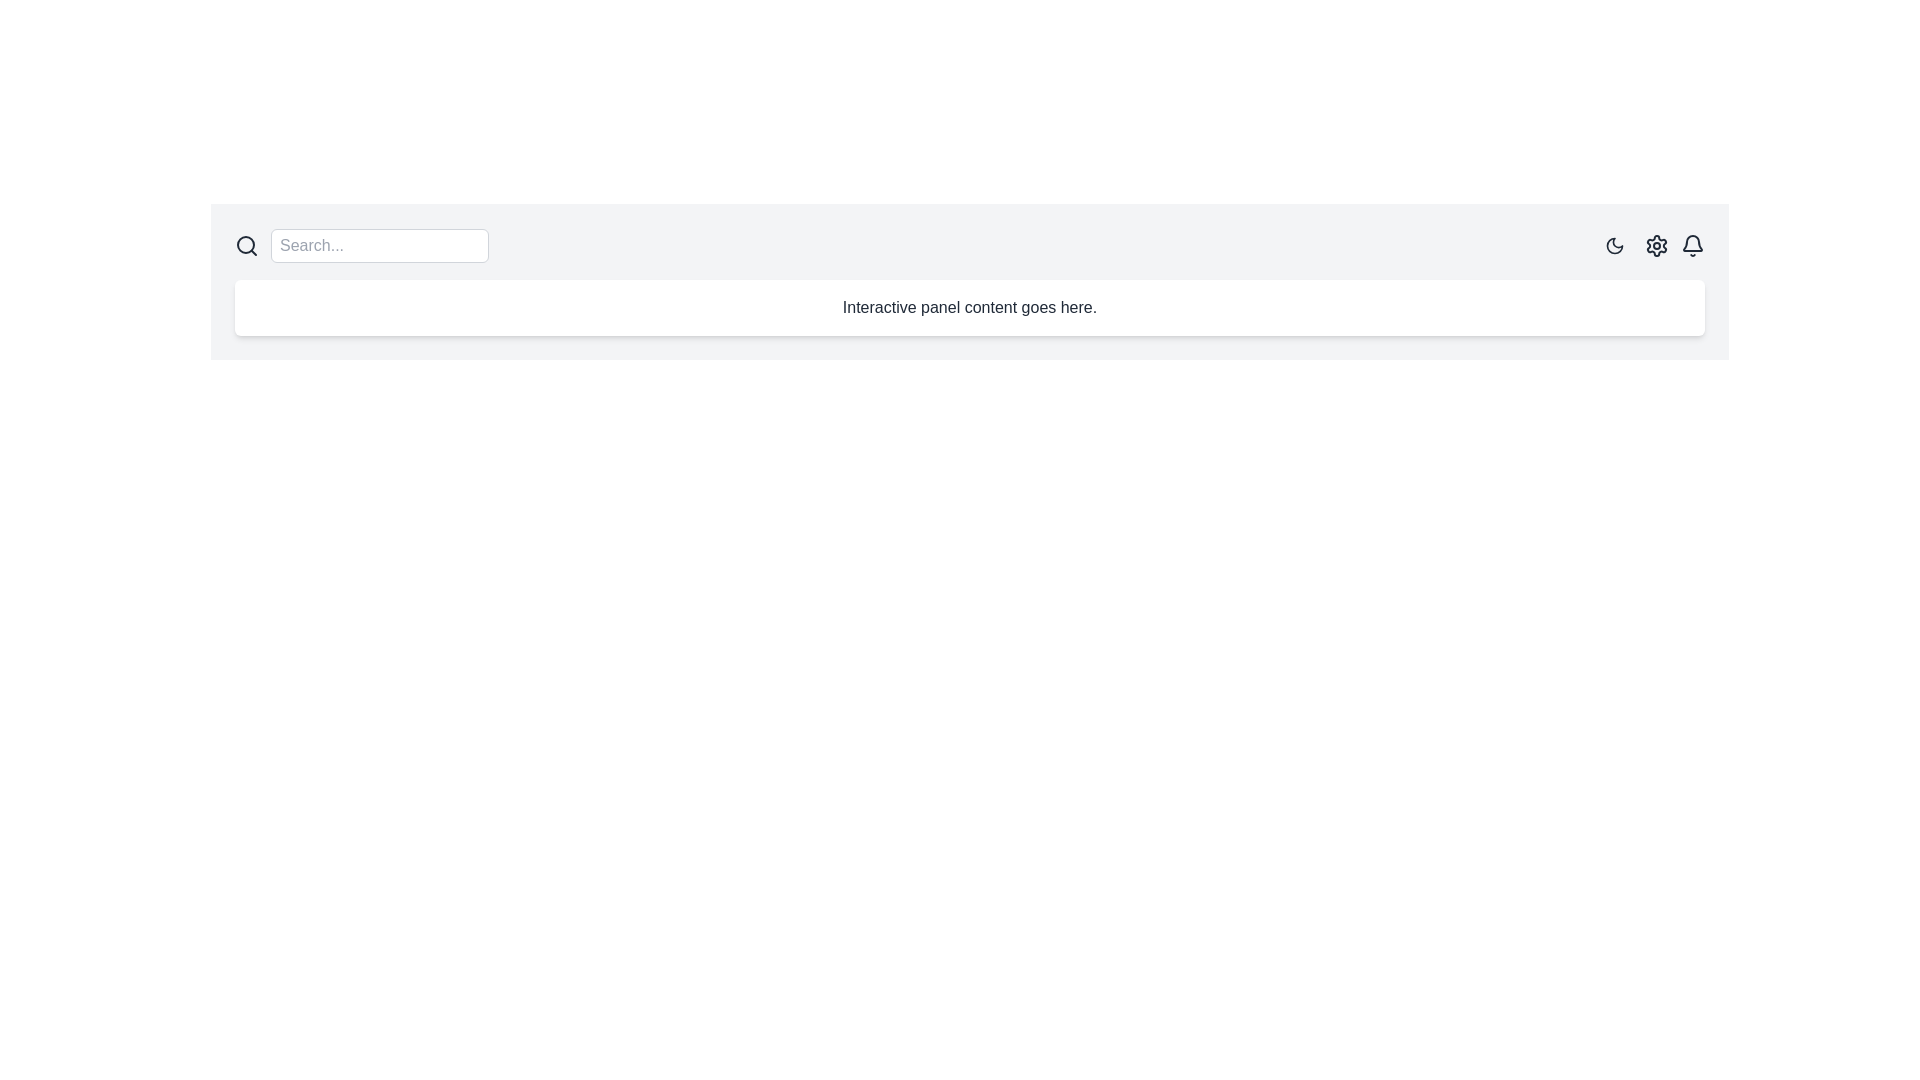 The image size is (1920, 1080). I want to click on the search icon, which is a magnifying glass located at the leftmost side of the search bar area, so click(245, 245).